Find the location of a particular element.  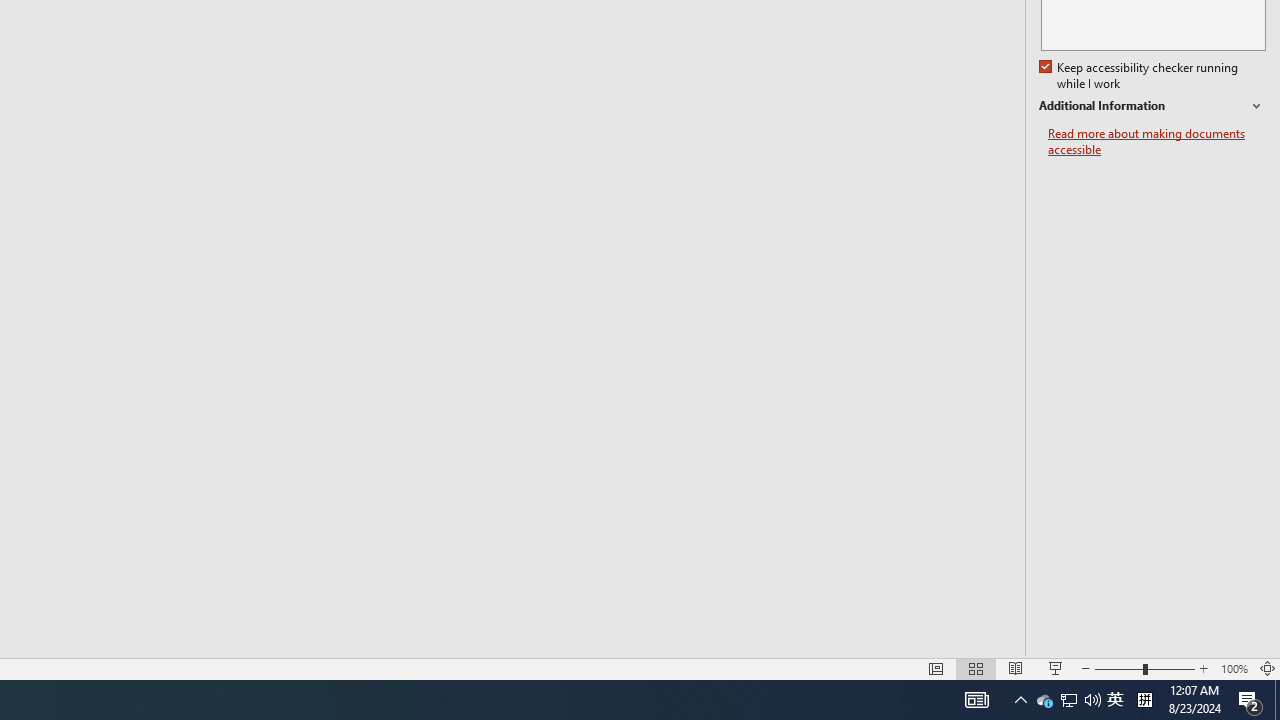

'Zoom 100%' is located at coordinates (1233, 669).